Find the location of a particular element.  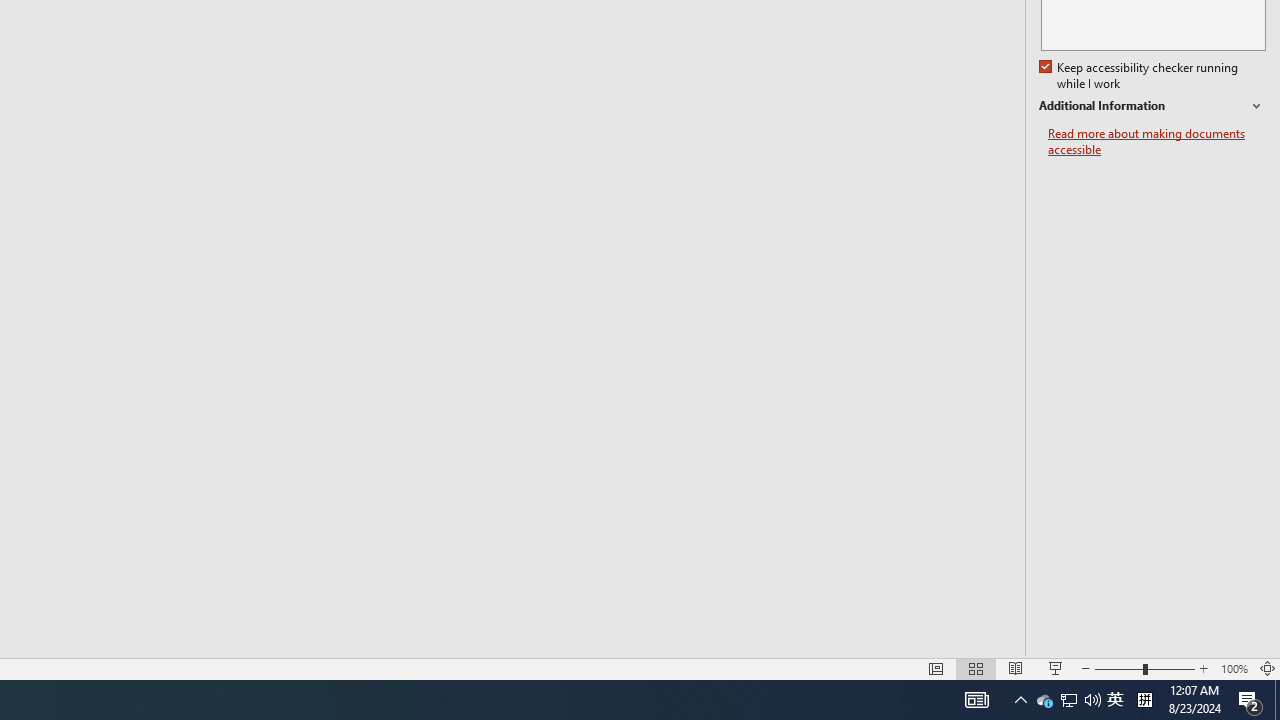

'Zoom 100%' is located at coordinates (1233, 669).